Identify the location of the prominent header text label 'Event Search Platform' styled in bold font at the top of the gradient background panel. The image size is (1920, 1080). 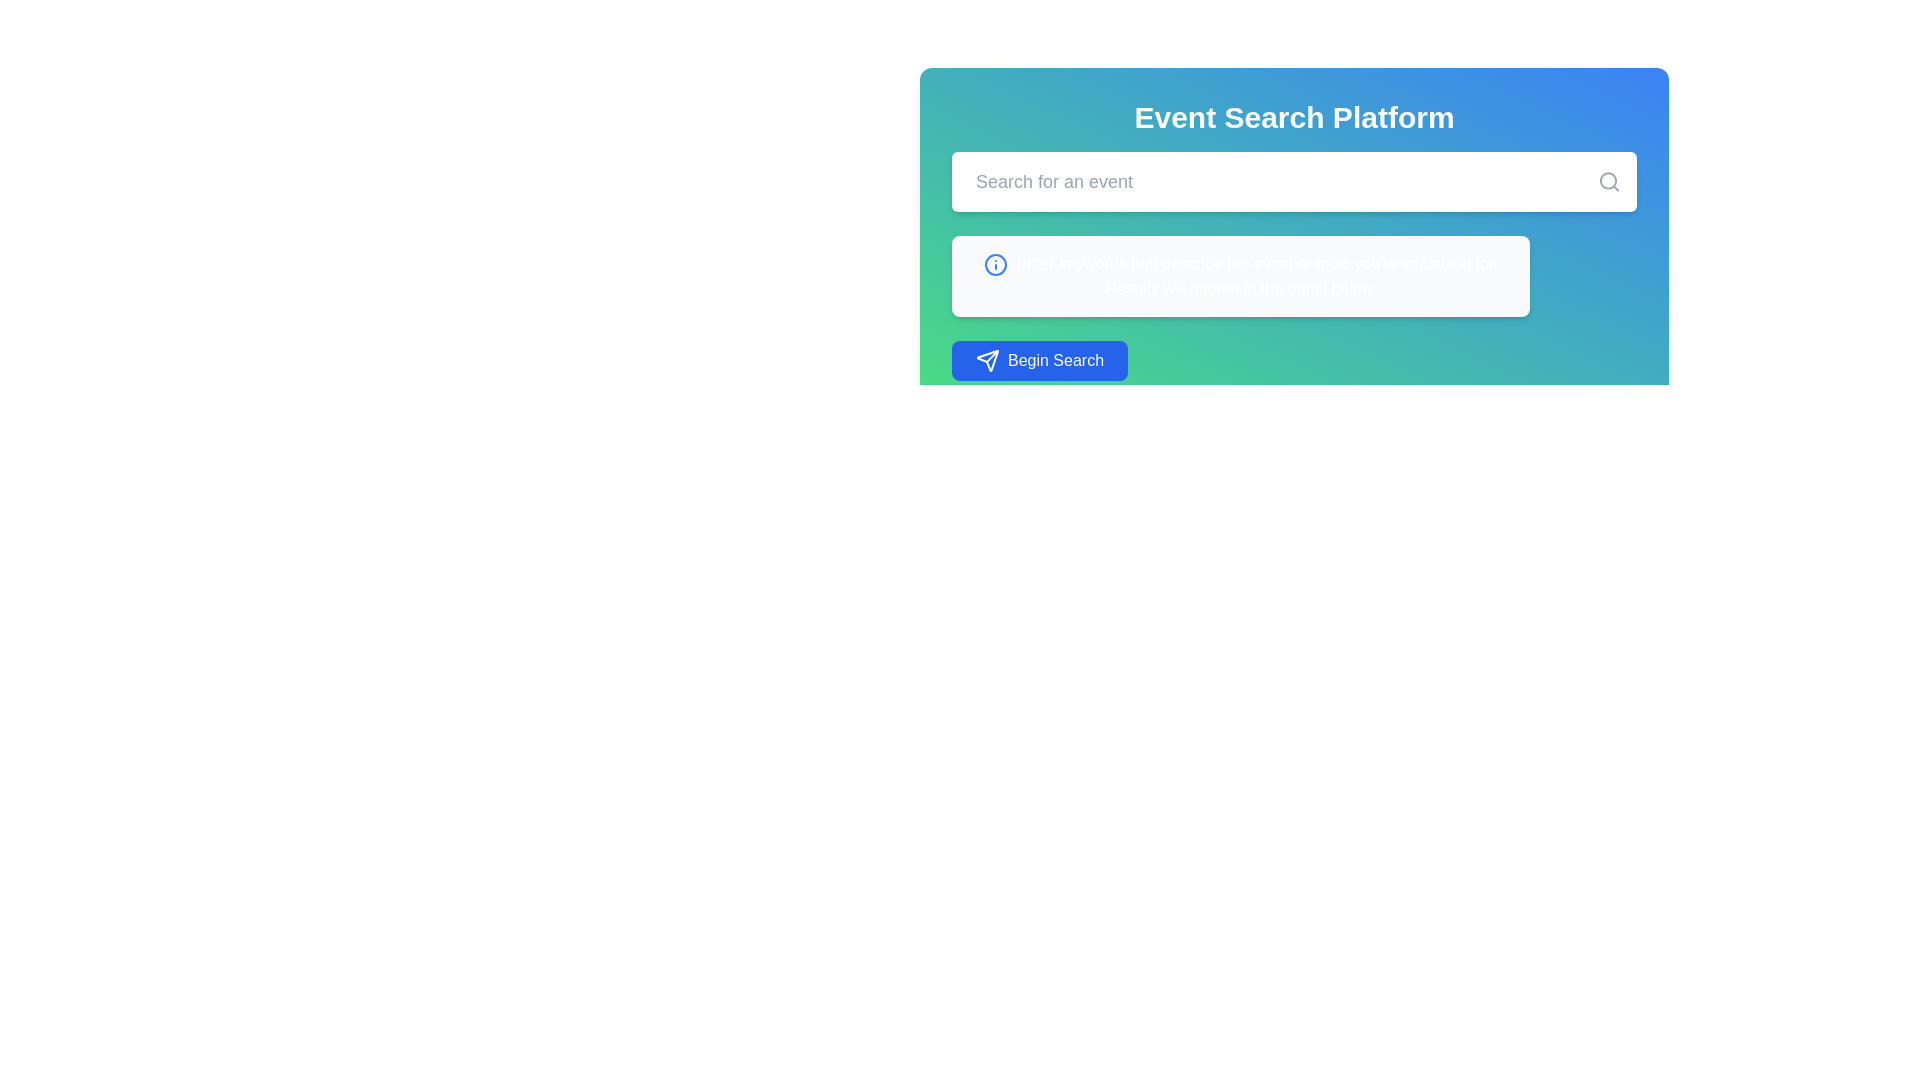
(1294, 118).